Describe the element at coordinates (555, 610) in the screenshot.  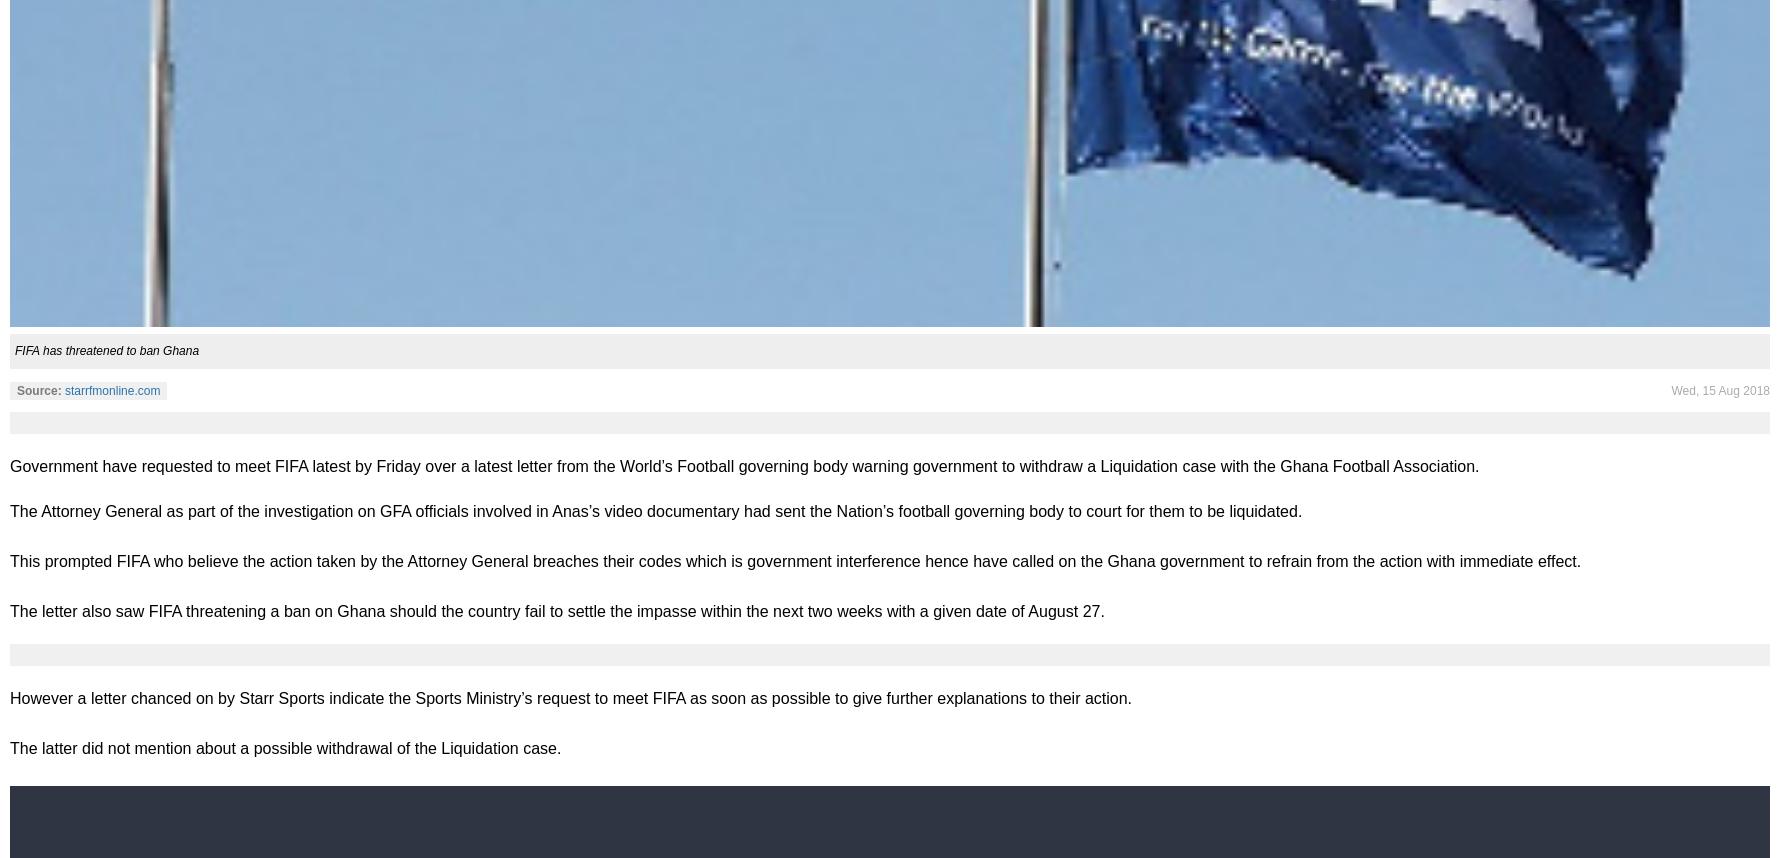
I see `'The letter also saw FIFA threatening a ban on Ghana should the country fail to settle the impasse within the next two weeks with a given date of August 27.'` at that location.